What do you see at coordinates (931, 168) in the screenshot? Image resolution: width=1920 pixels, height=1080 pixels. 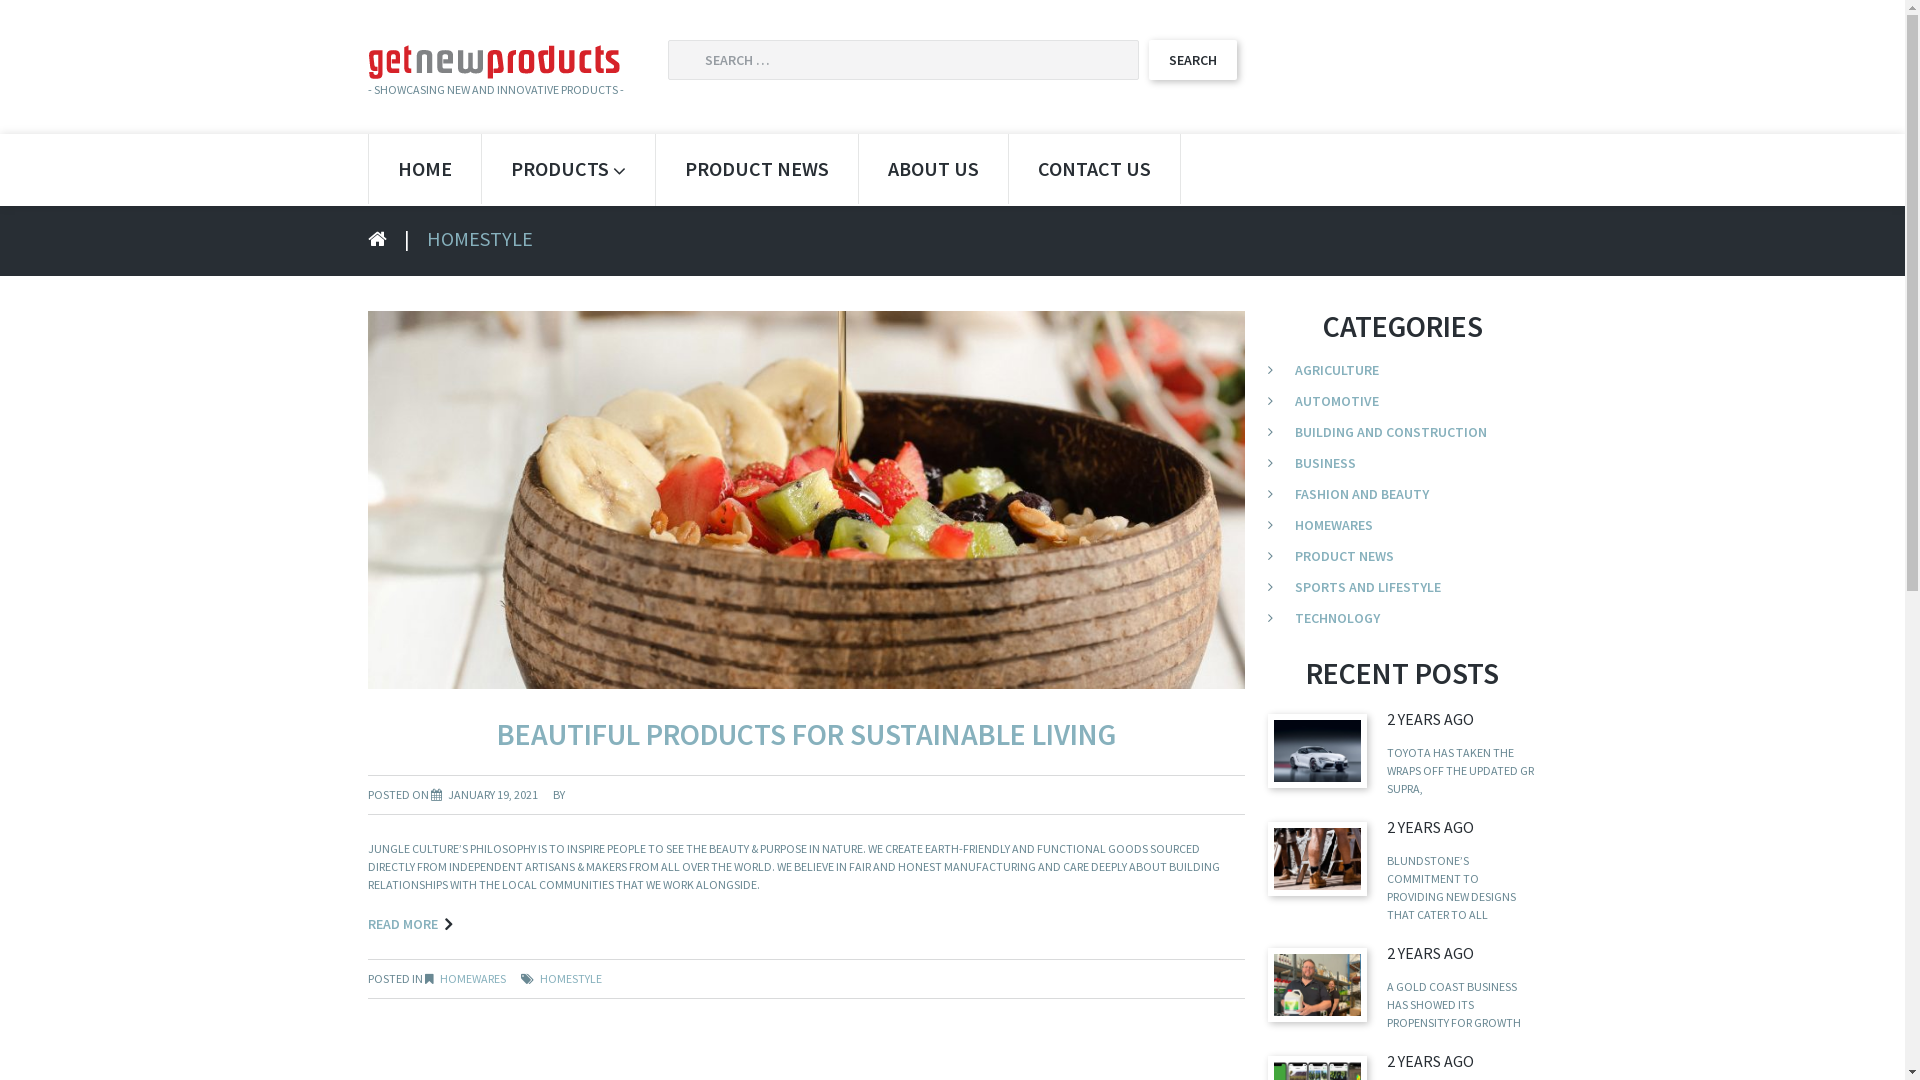 I see `'ABOUT US'` at bounding box center [931, 168].